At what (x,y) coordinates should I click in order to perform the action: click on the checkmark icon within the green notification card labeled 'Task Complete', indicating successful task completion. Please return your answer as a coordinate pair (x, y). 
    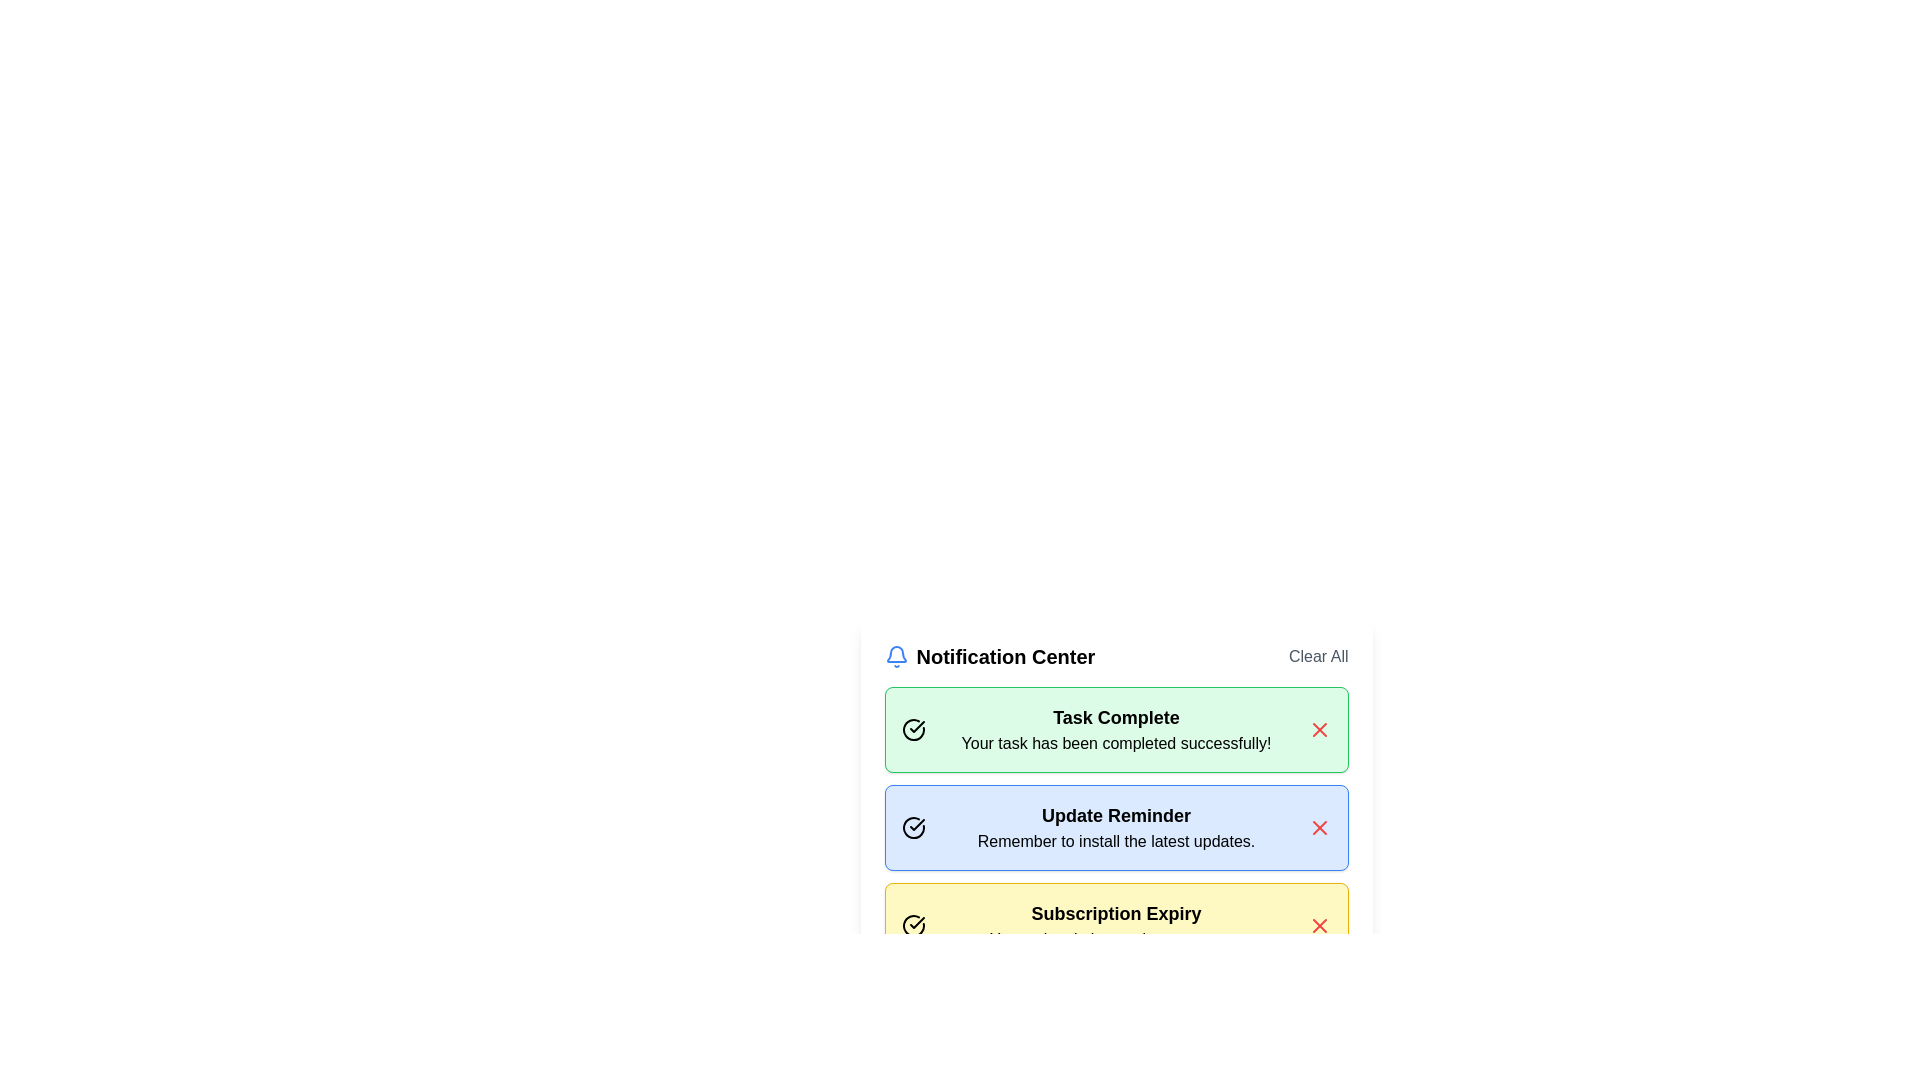
    Looking at the image, I should click on (915, 825).